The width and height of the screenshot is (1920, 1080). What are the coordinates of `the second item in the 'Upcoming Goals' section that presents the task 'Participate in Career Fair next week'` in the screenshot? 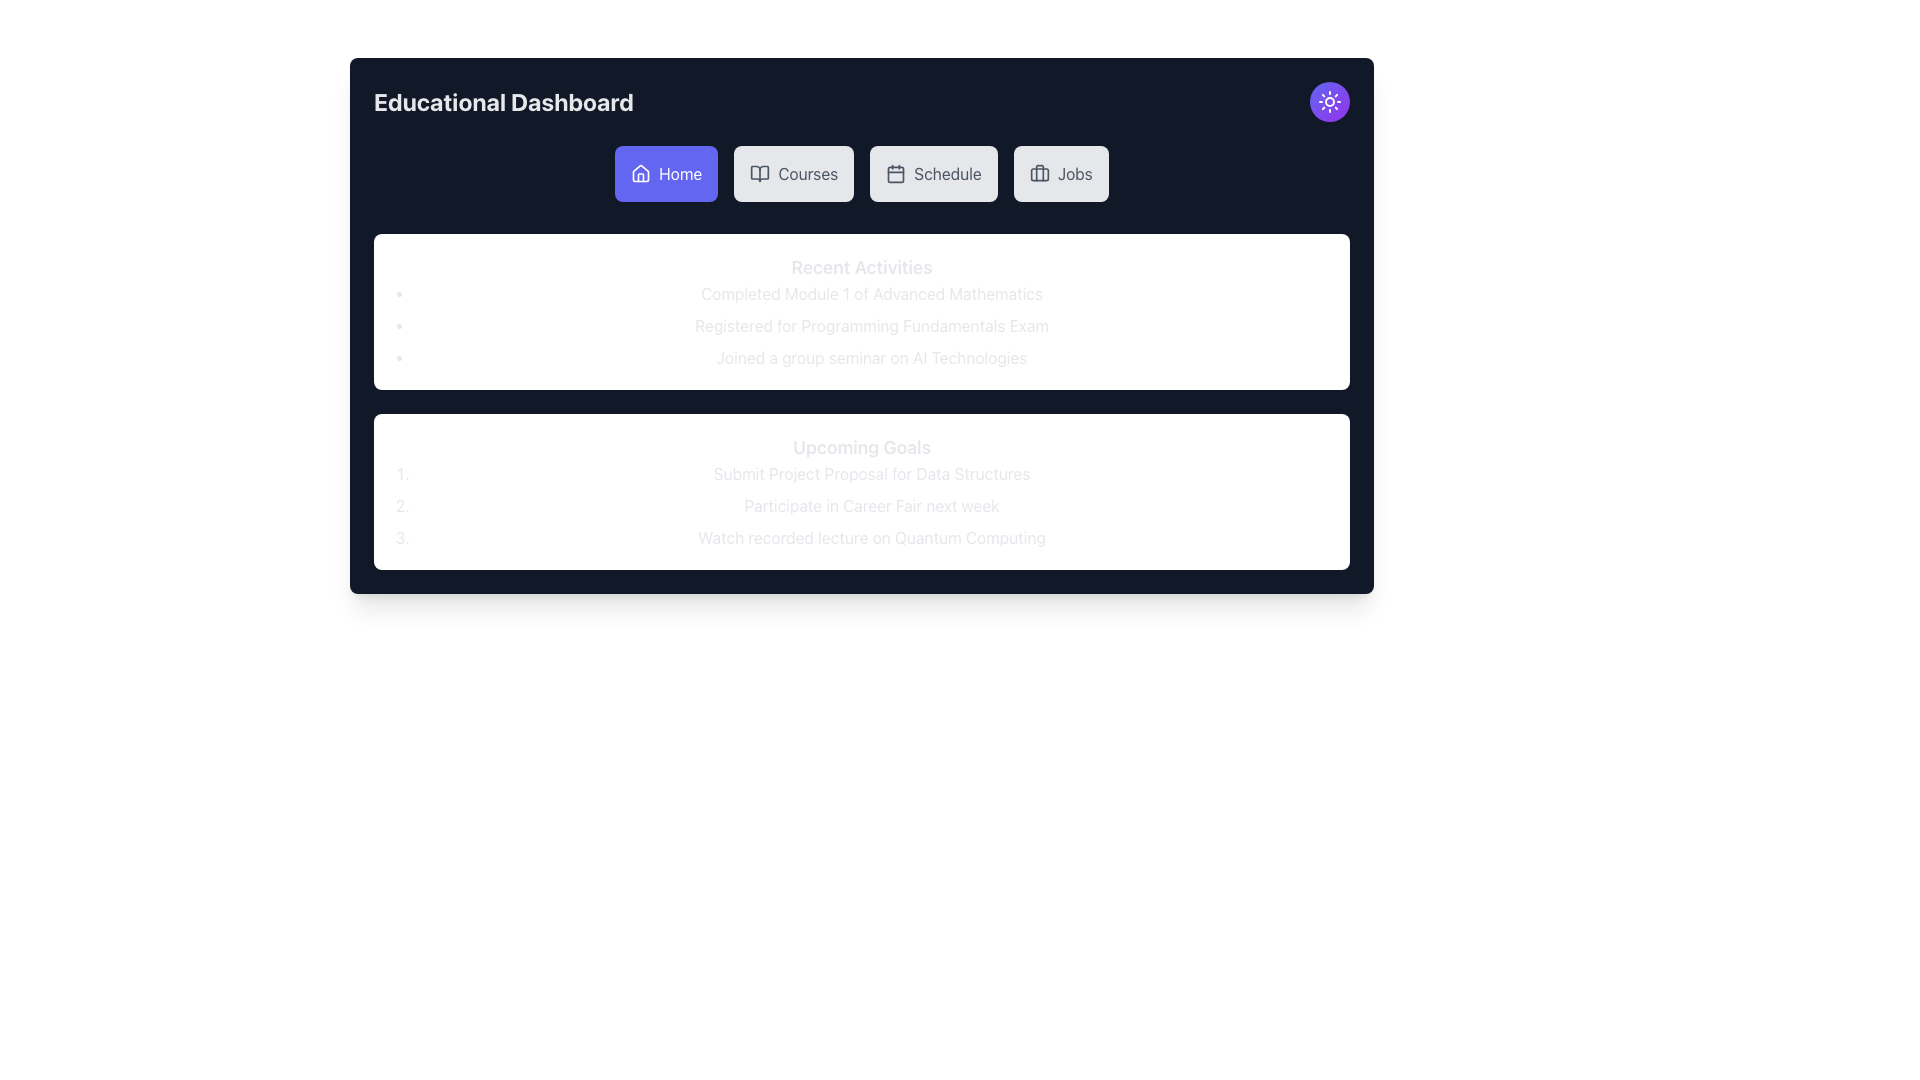 It's located at (872, 504).